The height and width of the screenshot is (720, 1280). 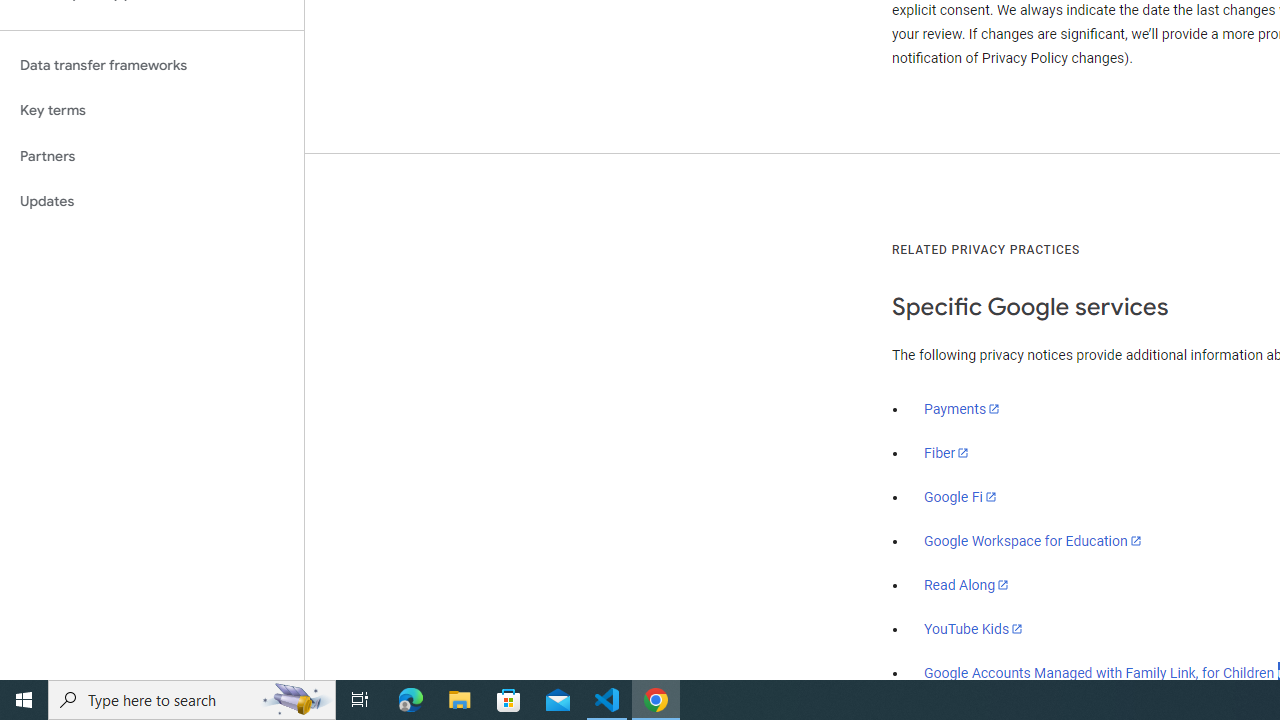 I want to click on 'YouTube Kids', so click(x=974, y=627).